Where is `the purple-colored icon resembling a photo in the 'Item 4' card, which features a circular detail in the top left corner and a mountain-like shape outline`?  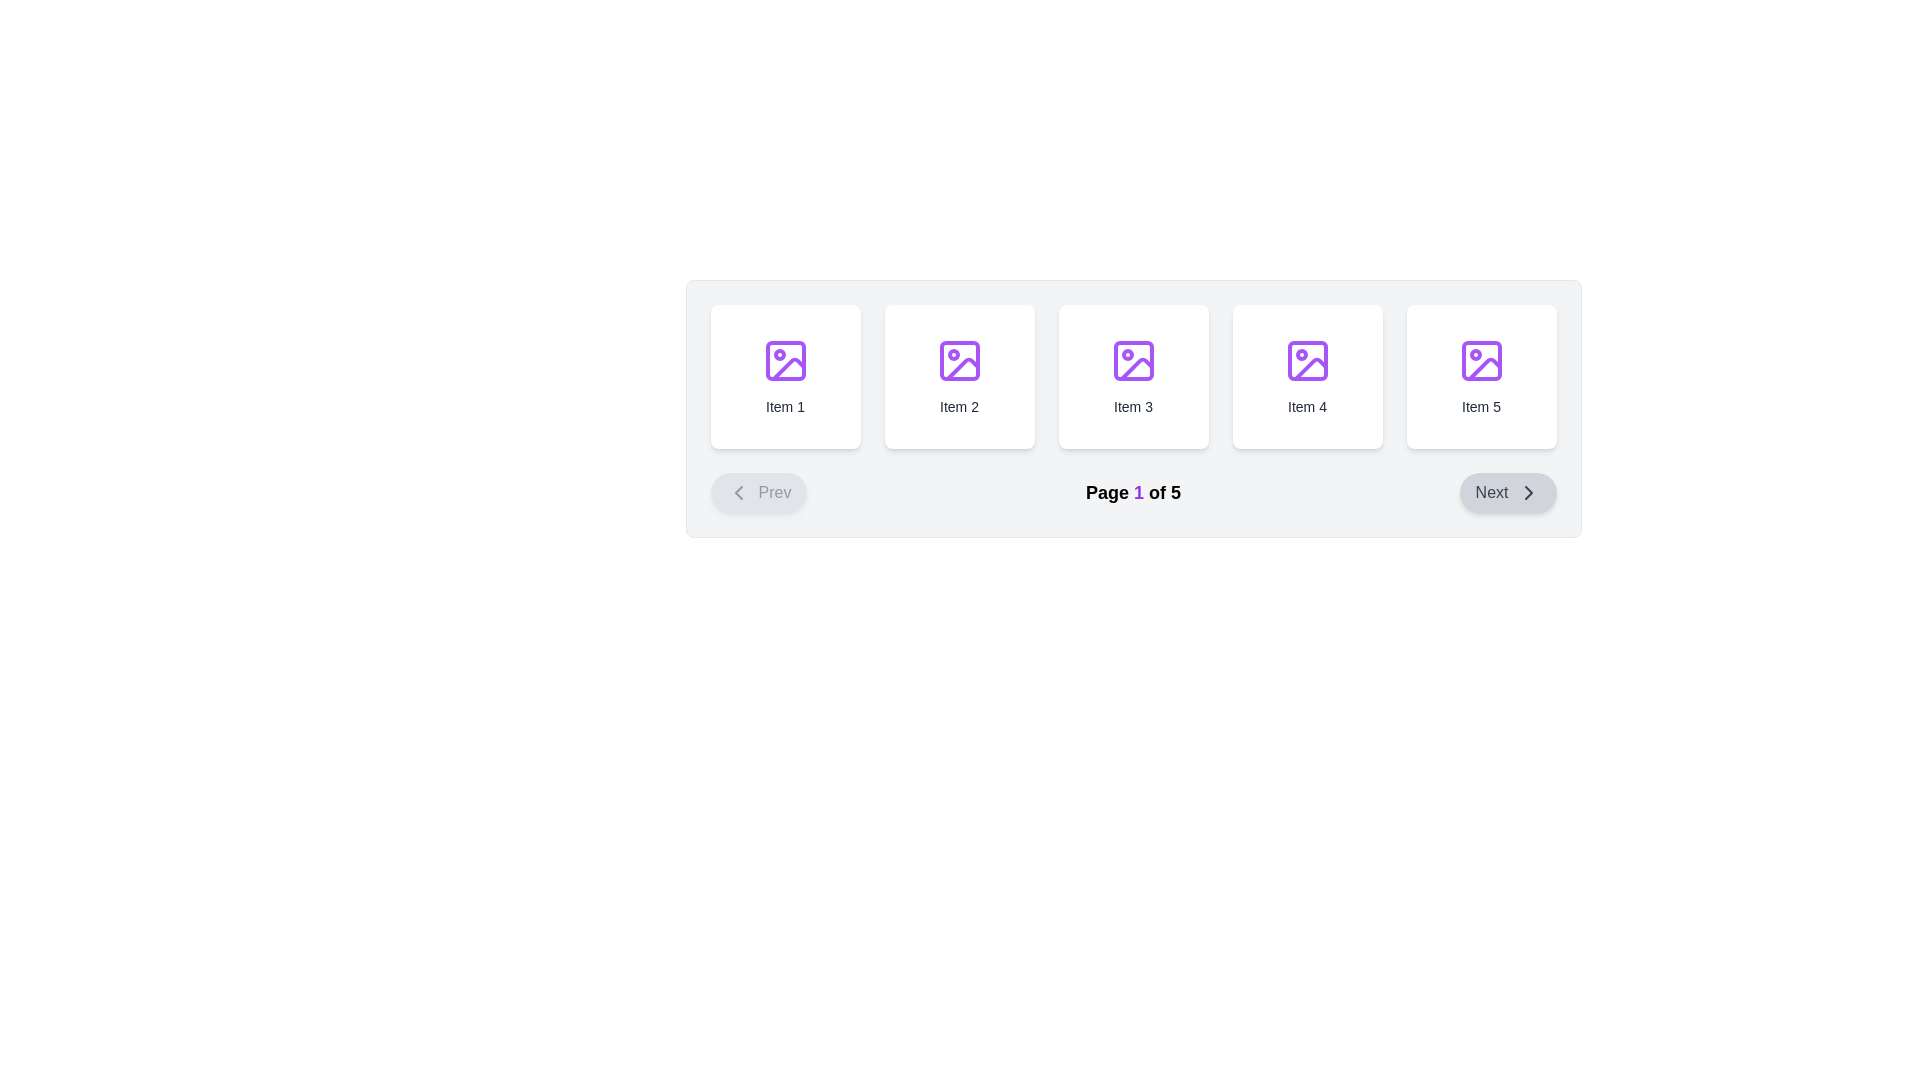
the purple-colored icon resembling a photo in the 'Item 4' card, which features a circular detail in the top left corner and a mountain-like shape outline is located at coordinates (1307, 361).